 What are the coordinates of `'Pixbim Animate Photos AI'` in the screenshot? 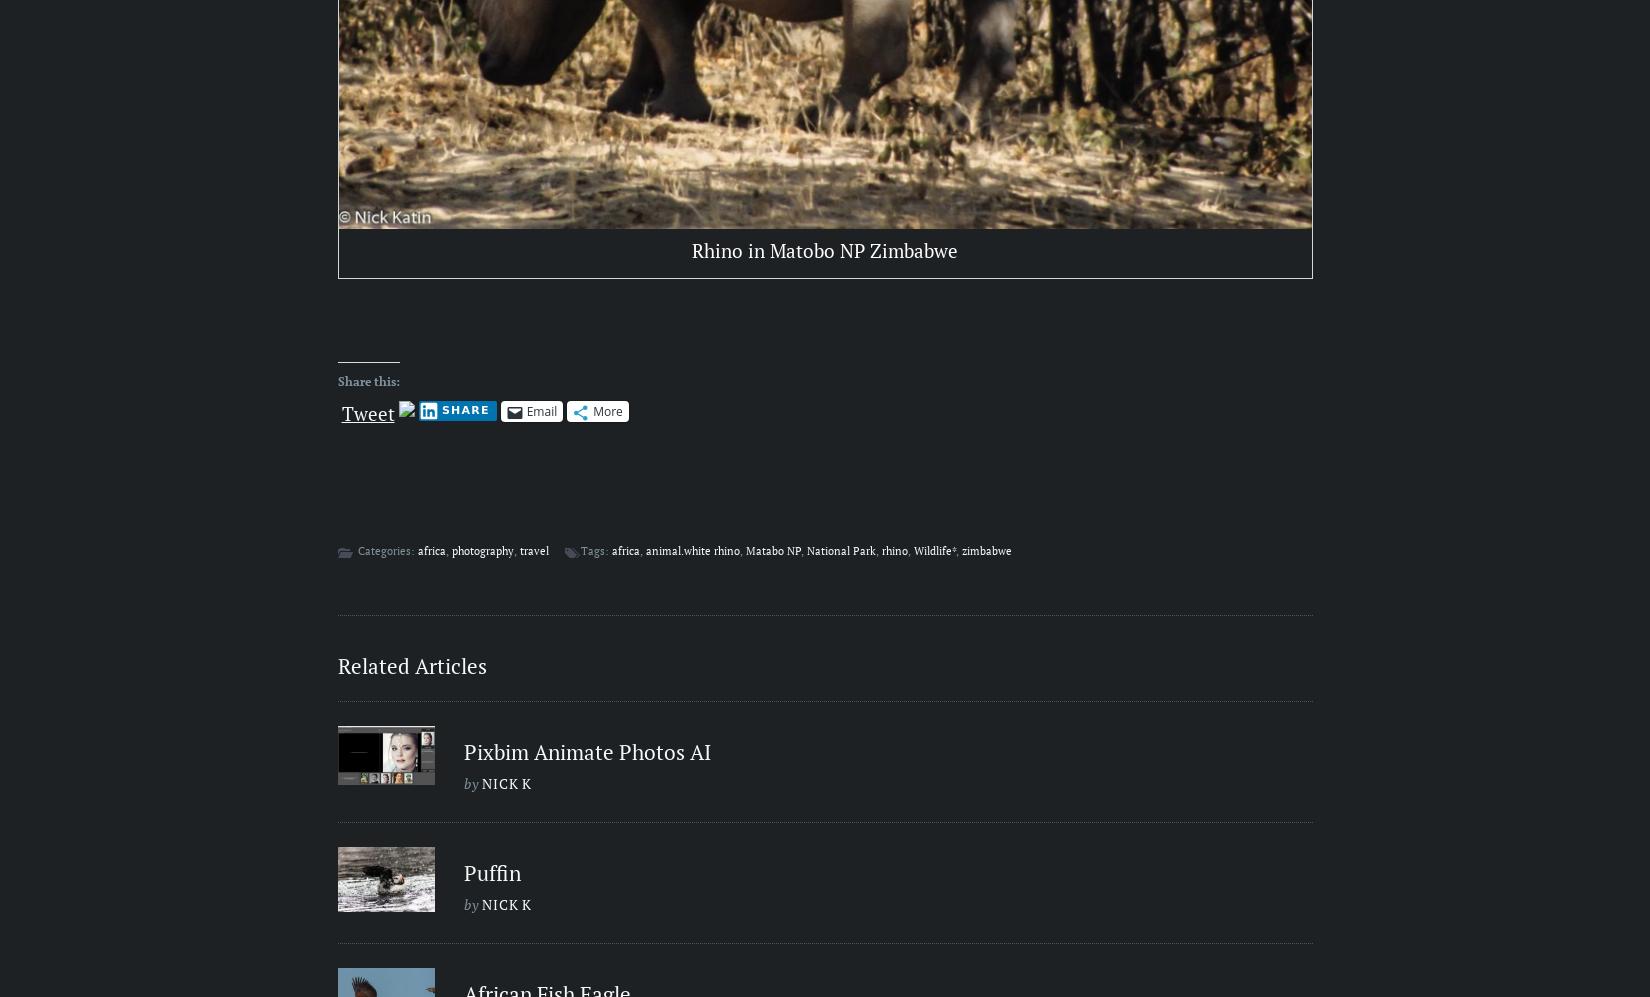 It's located at (462, 752).